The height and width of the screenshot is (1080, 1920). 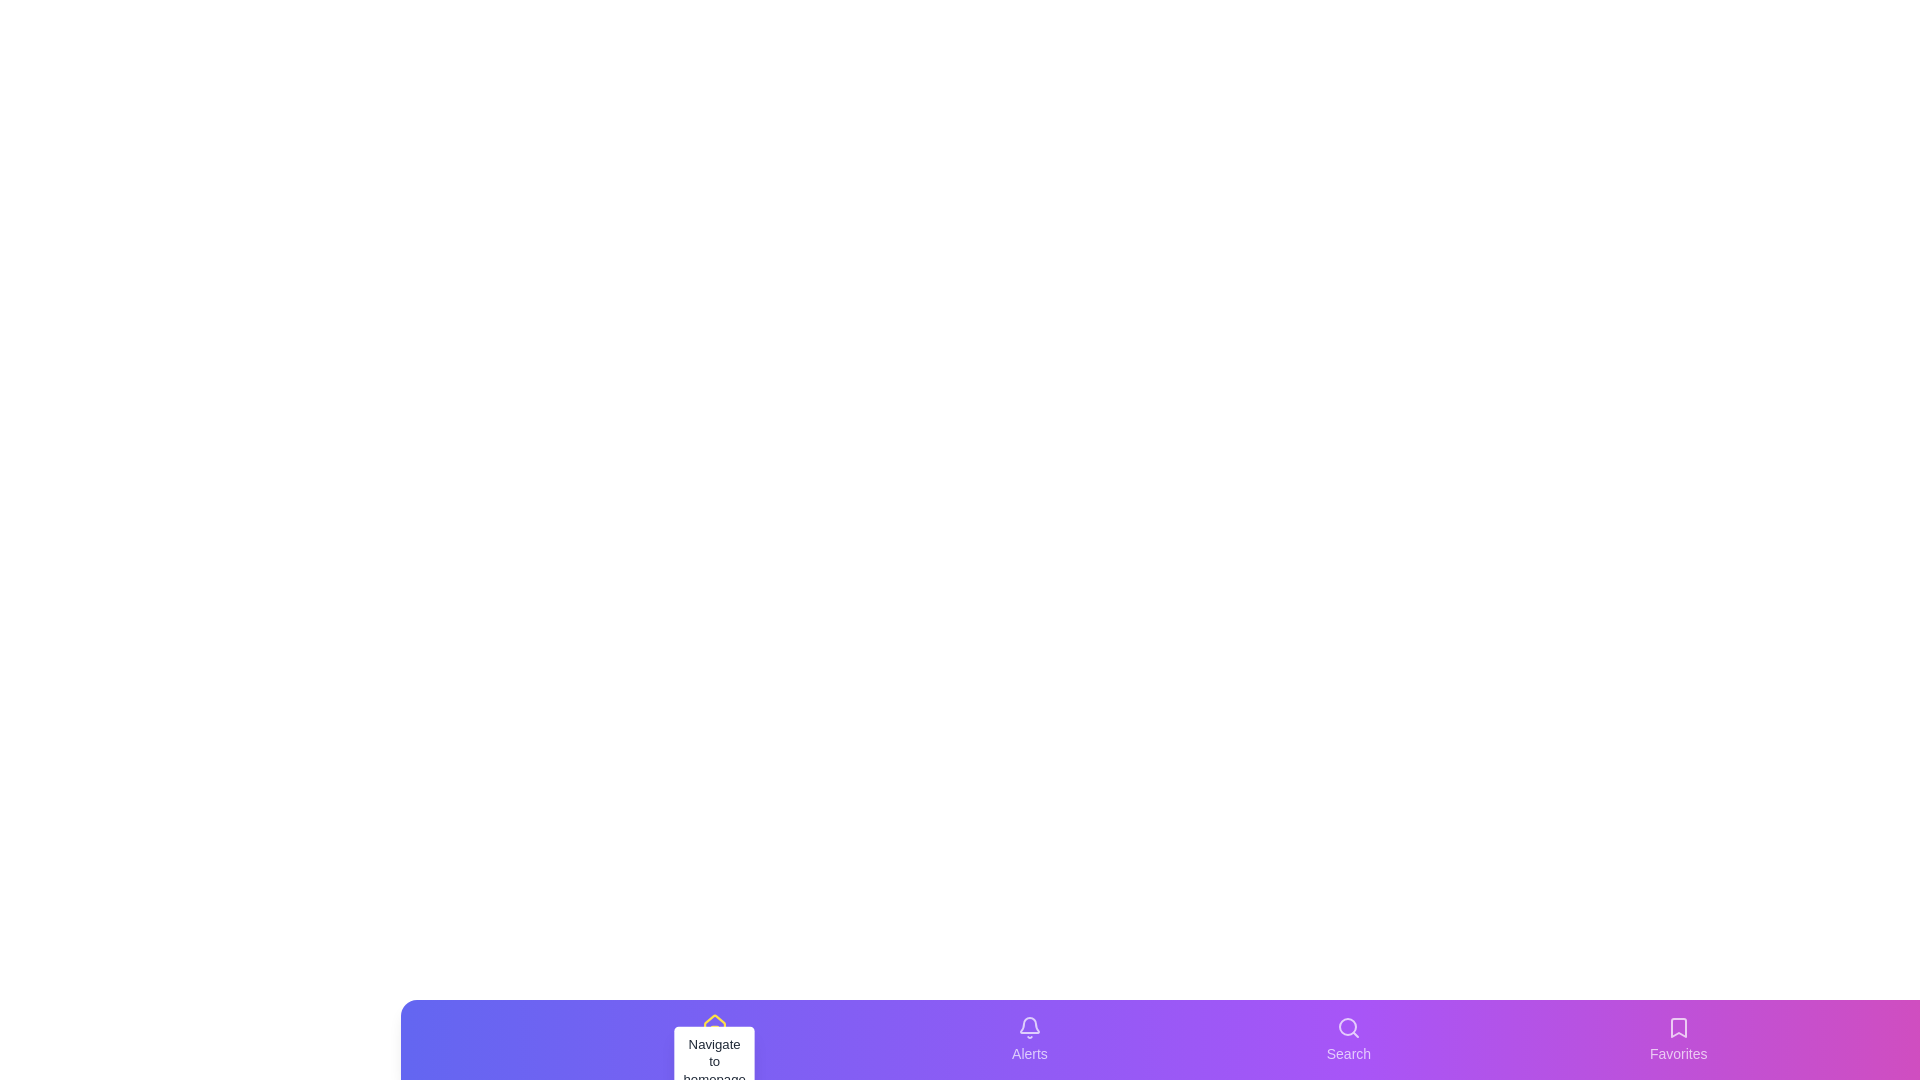 What do you see at coordinates (714, 1039) in the screenshot?
I see `the tab labeled Home to view its description` at bounding box center [714, 1039].